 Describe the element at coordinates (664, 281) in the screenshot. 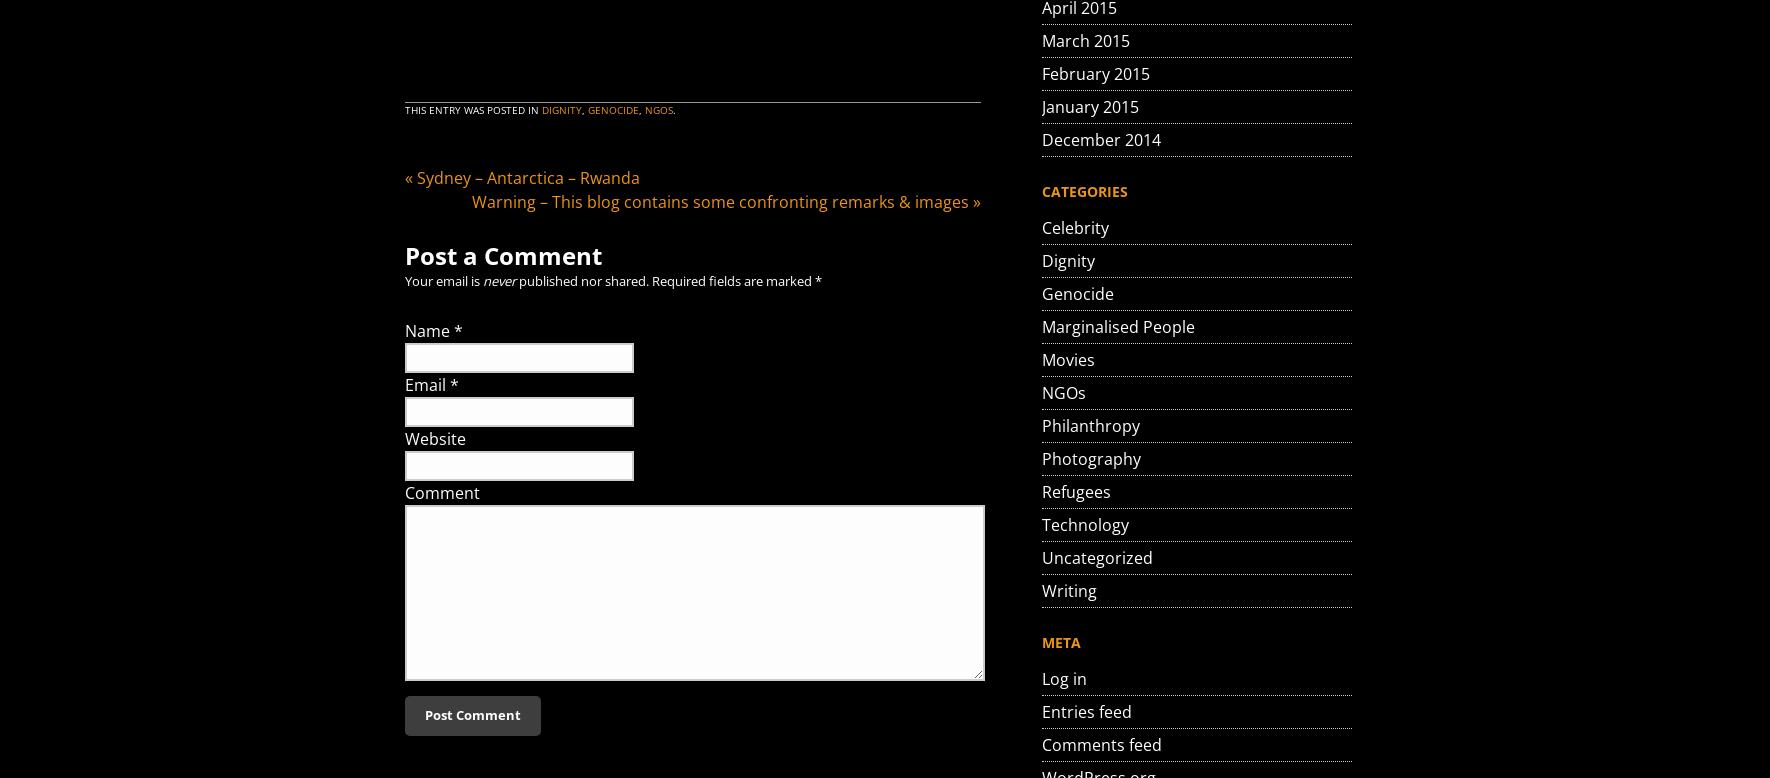

I see `'published nor shared. Required fields are marked'` at that location.